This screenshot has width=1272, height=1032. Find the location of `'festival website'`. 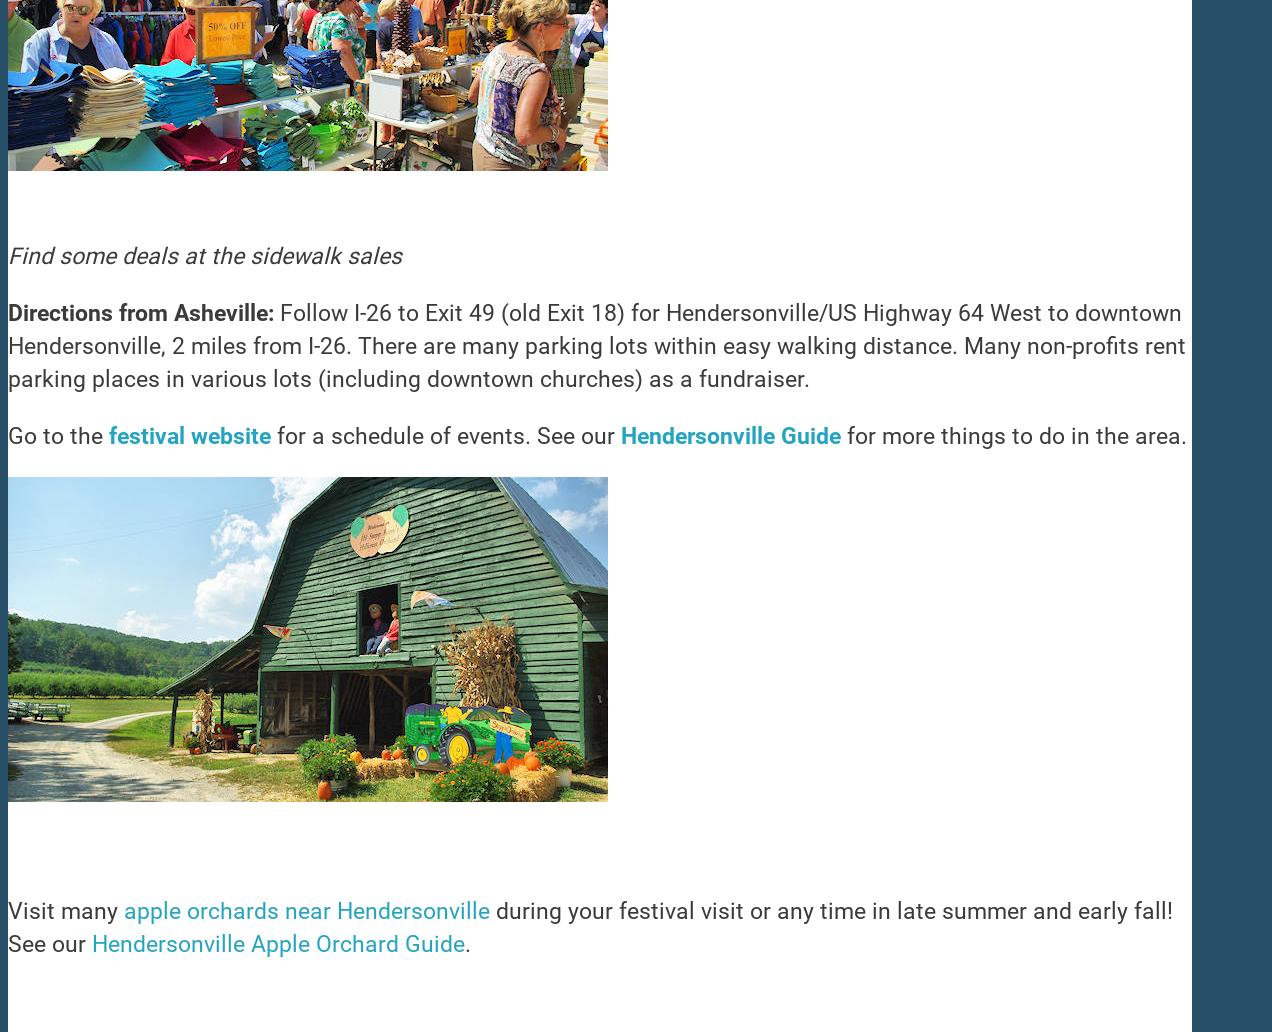

'festival website' is located at coordinates (190, 435).